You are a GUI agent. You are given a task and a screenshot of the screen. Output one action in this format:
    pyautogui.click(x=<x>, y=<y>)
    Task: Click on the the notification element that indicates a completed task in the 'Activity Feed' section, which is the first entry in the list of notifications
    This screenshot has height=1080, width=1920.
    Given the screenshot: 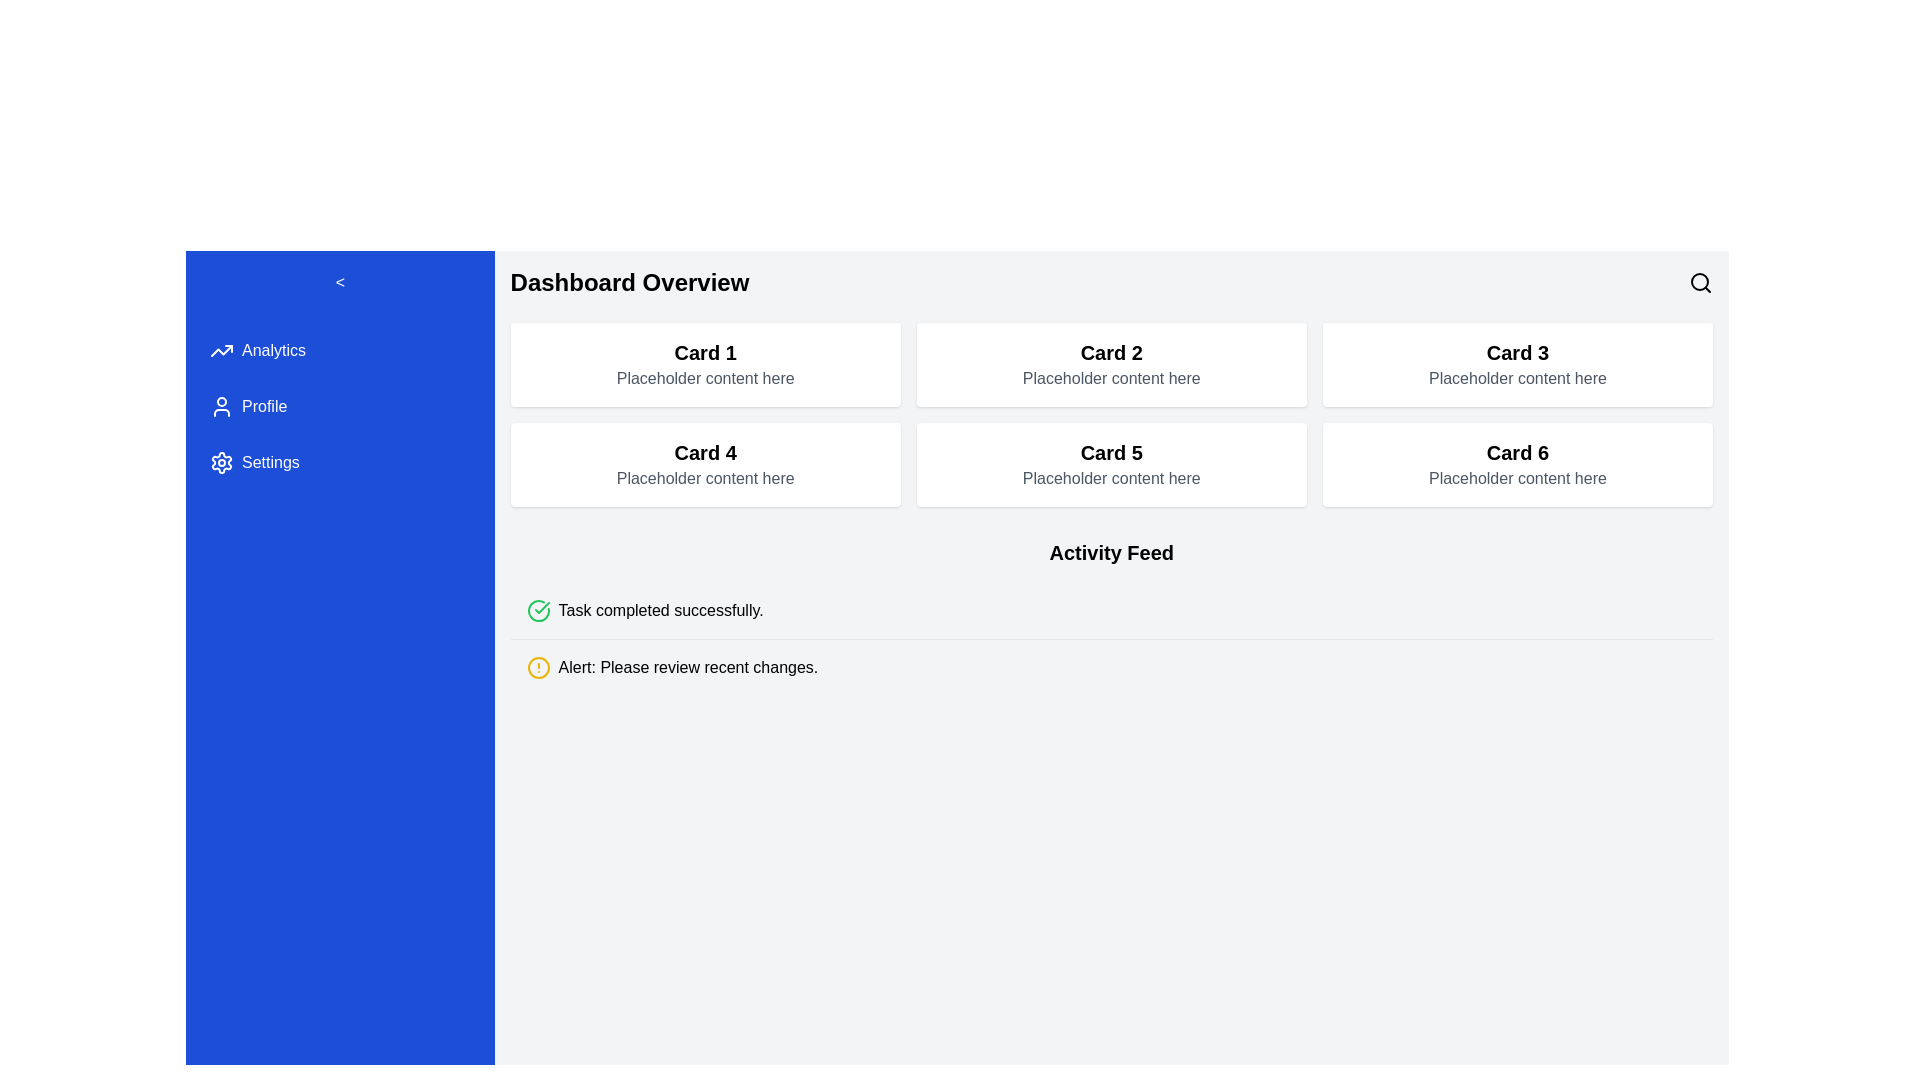 What is the action you would take?
    pyautogui.click(x=1110, y=609)
    